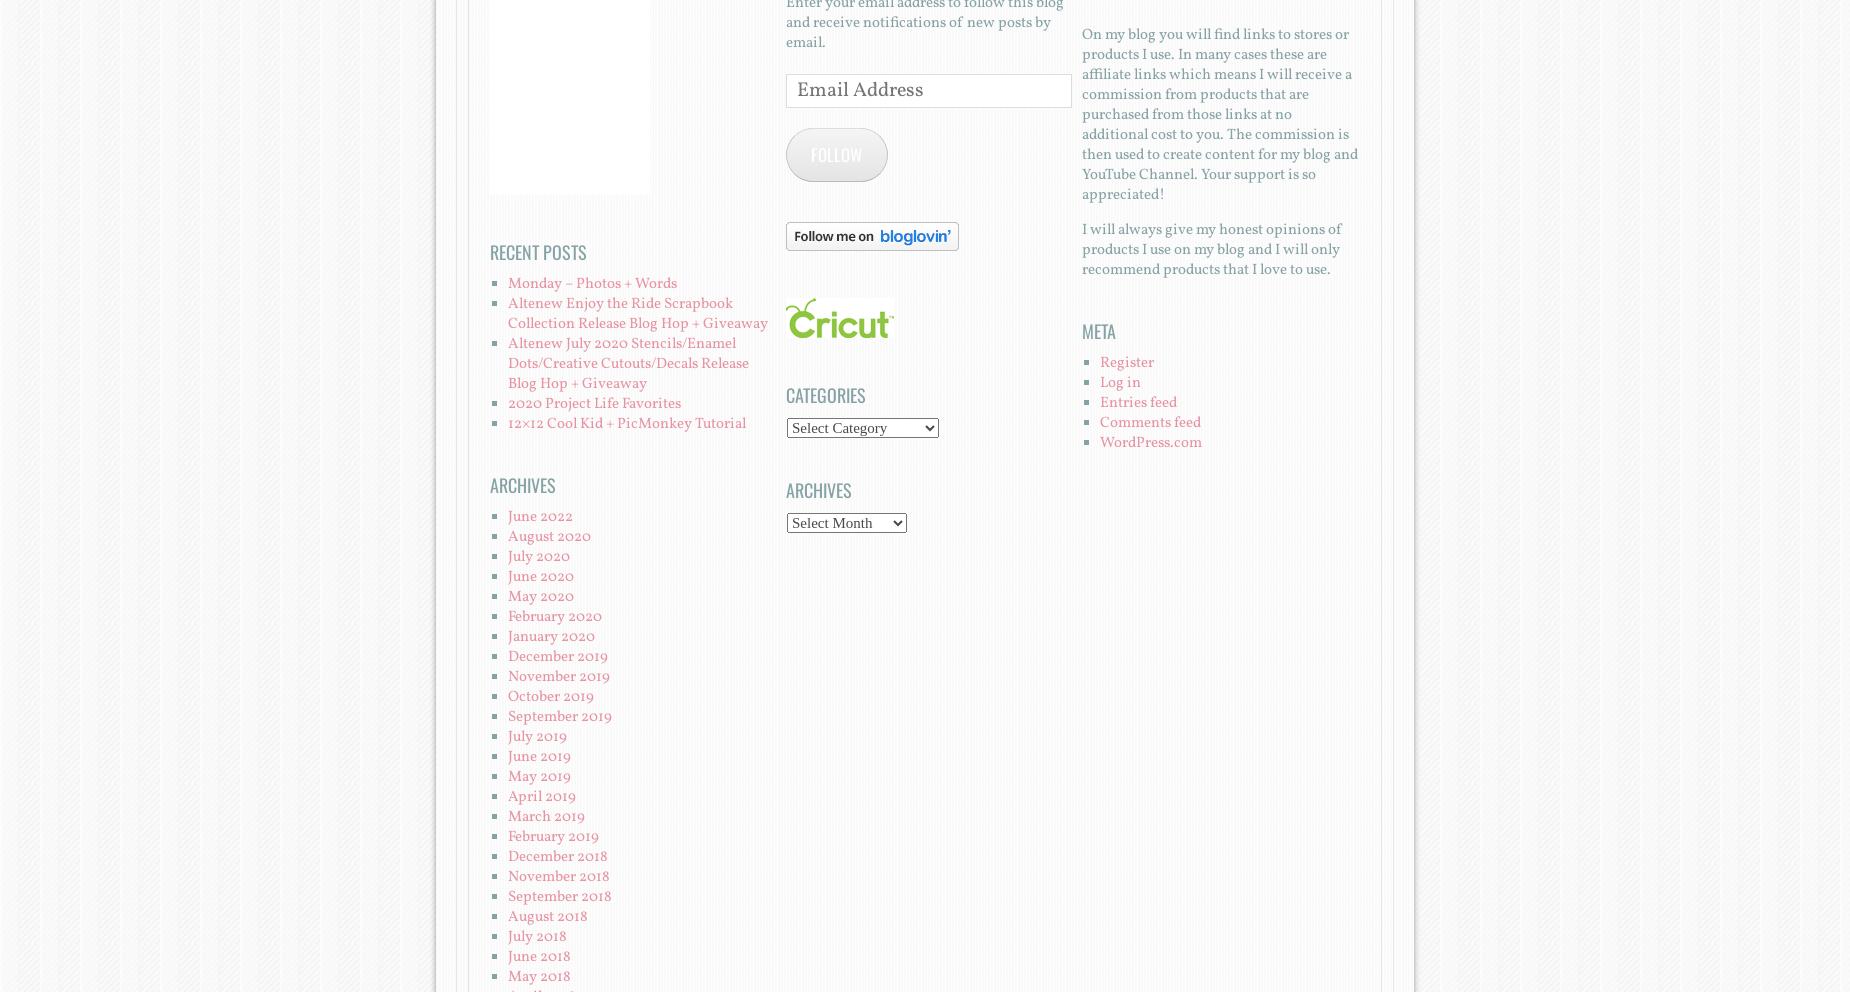 The height and width of the screenshot is (992, 1850). Describe the element at coordinates (1210, 248) in the screenshot. I see `'I will always give my honest opinions of products I use on my blog and I will only recommend products that I love to use.'` at that location.